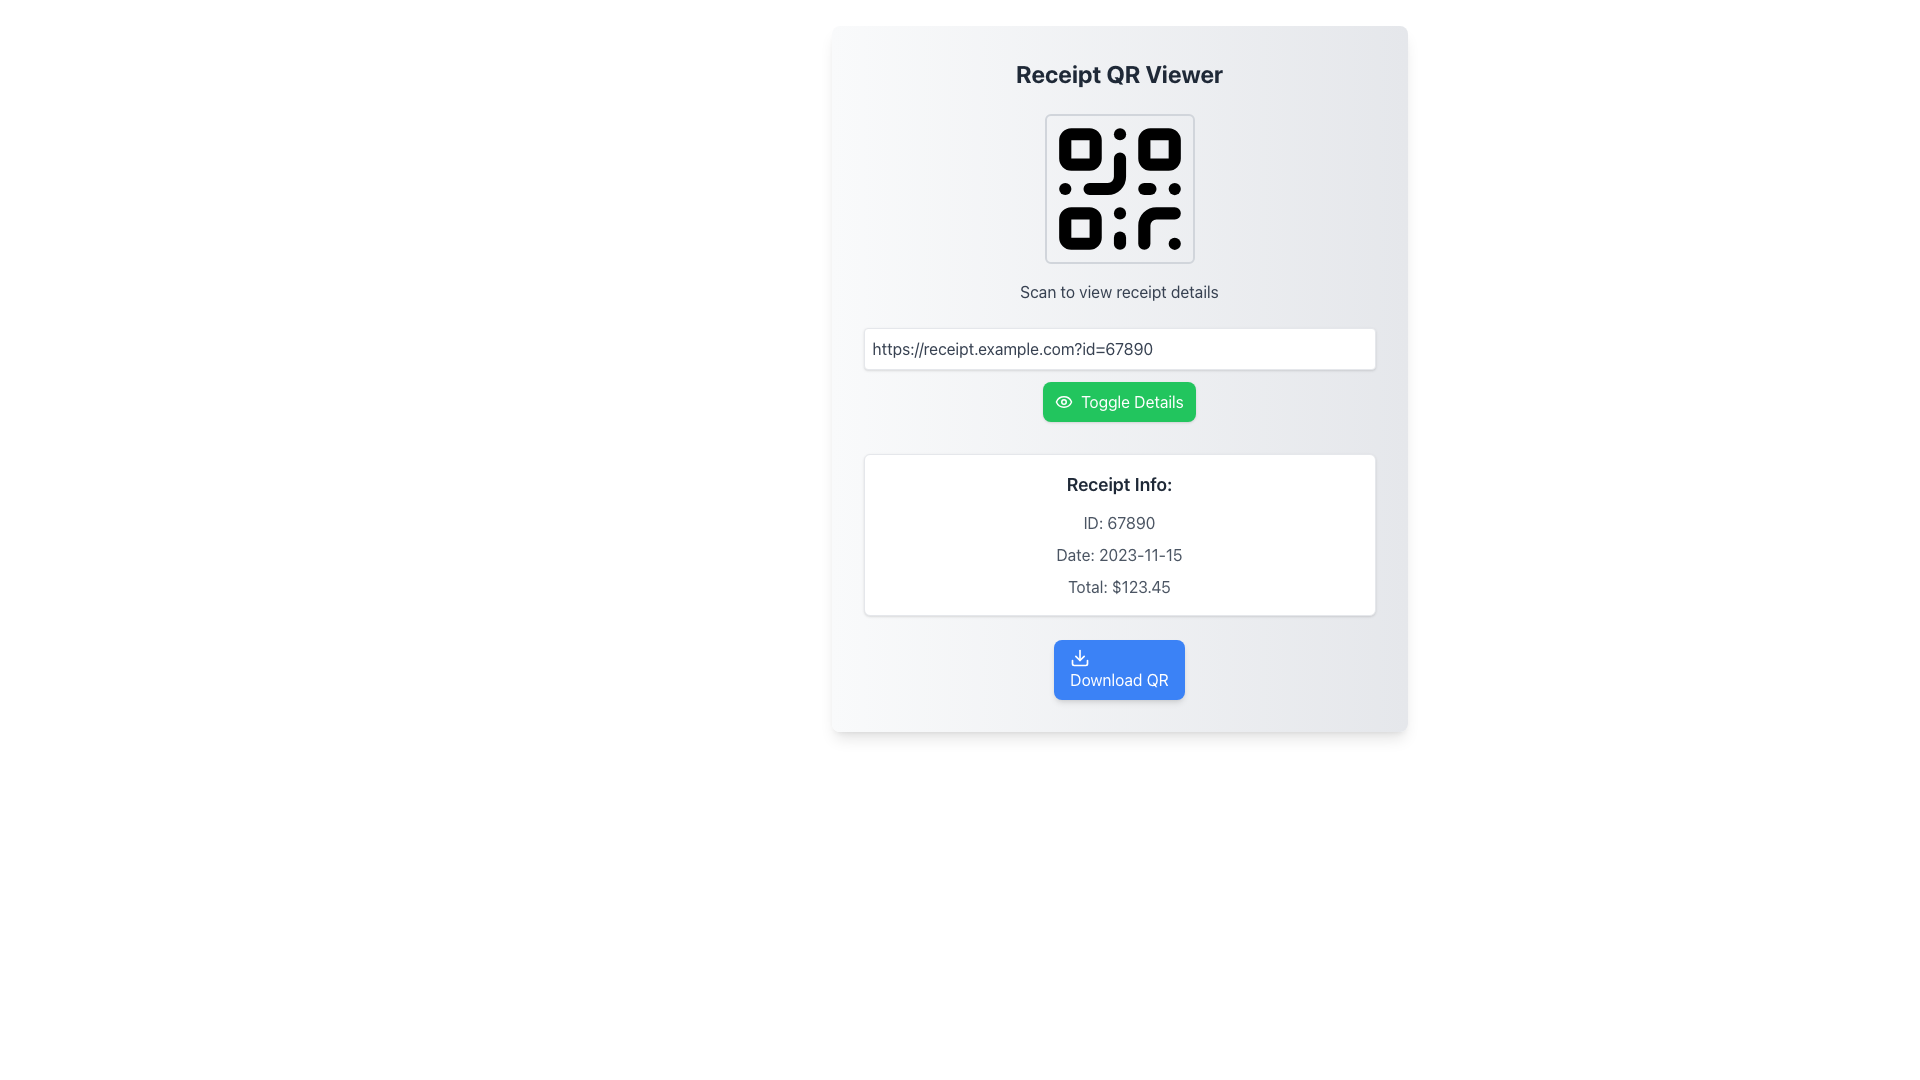  What do you see at coordinates (1079, 148) in the screenshot?
I see `the small rounded square located in the top-left region of the QR code image, which is the first of the small squares in the QR code structure` at bounding box center [1079, 148].